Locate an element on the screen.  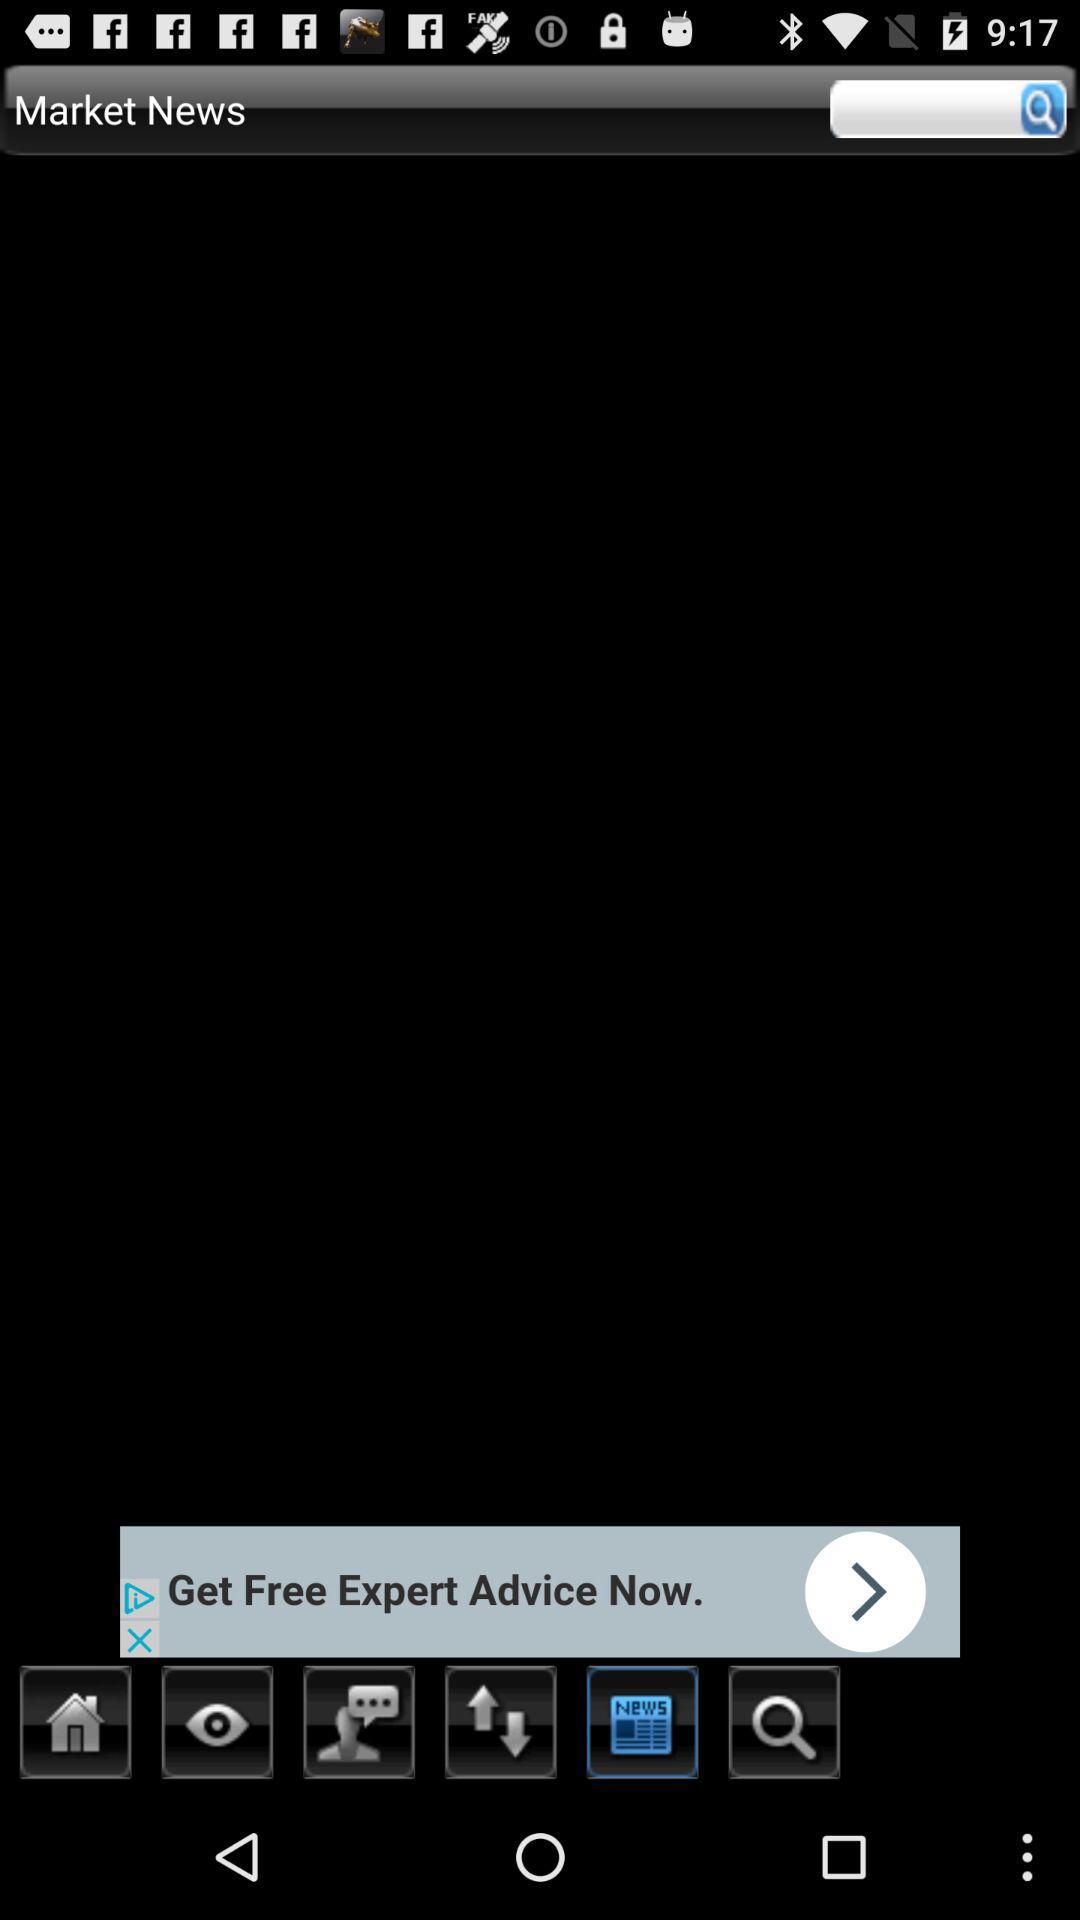
the home icon is located at coordinates (75, 1848).